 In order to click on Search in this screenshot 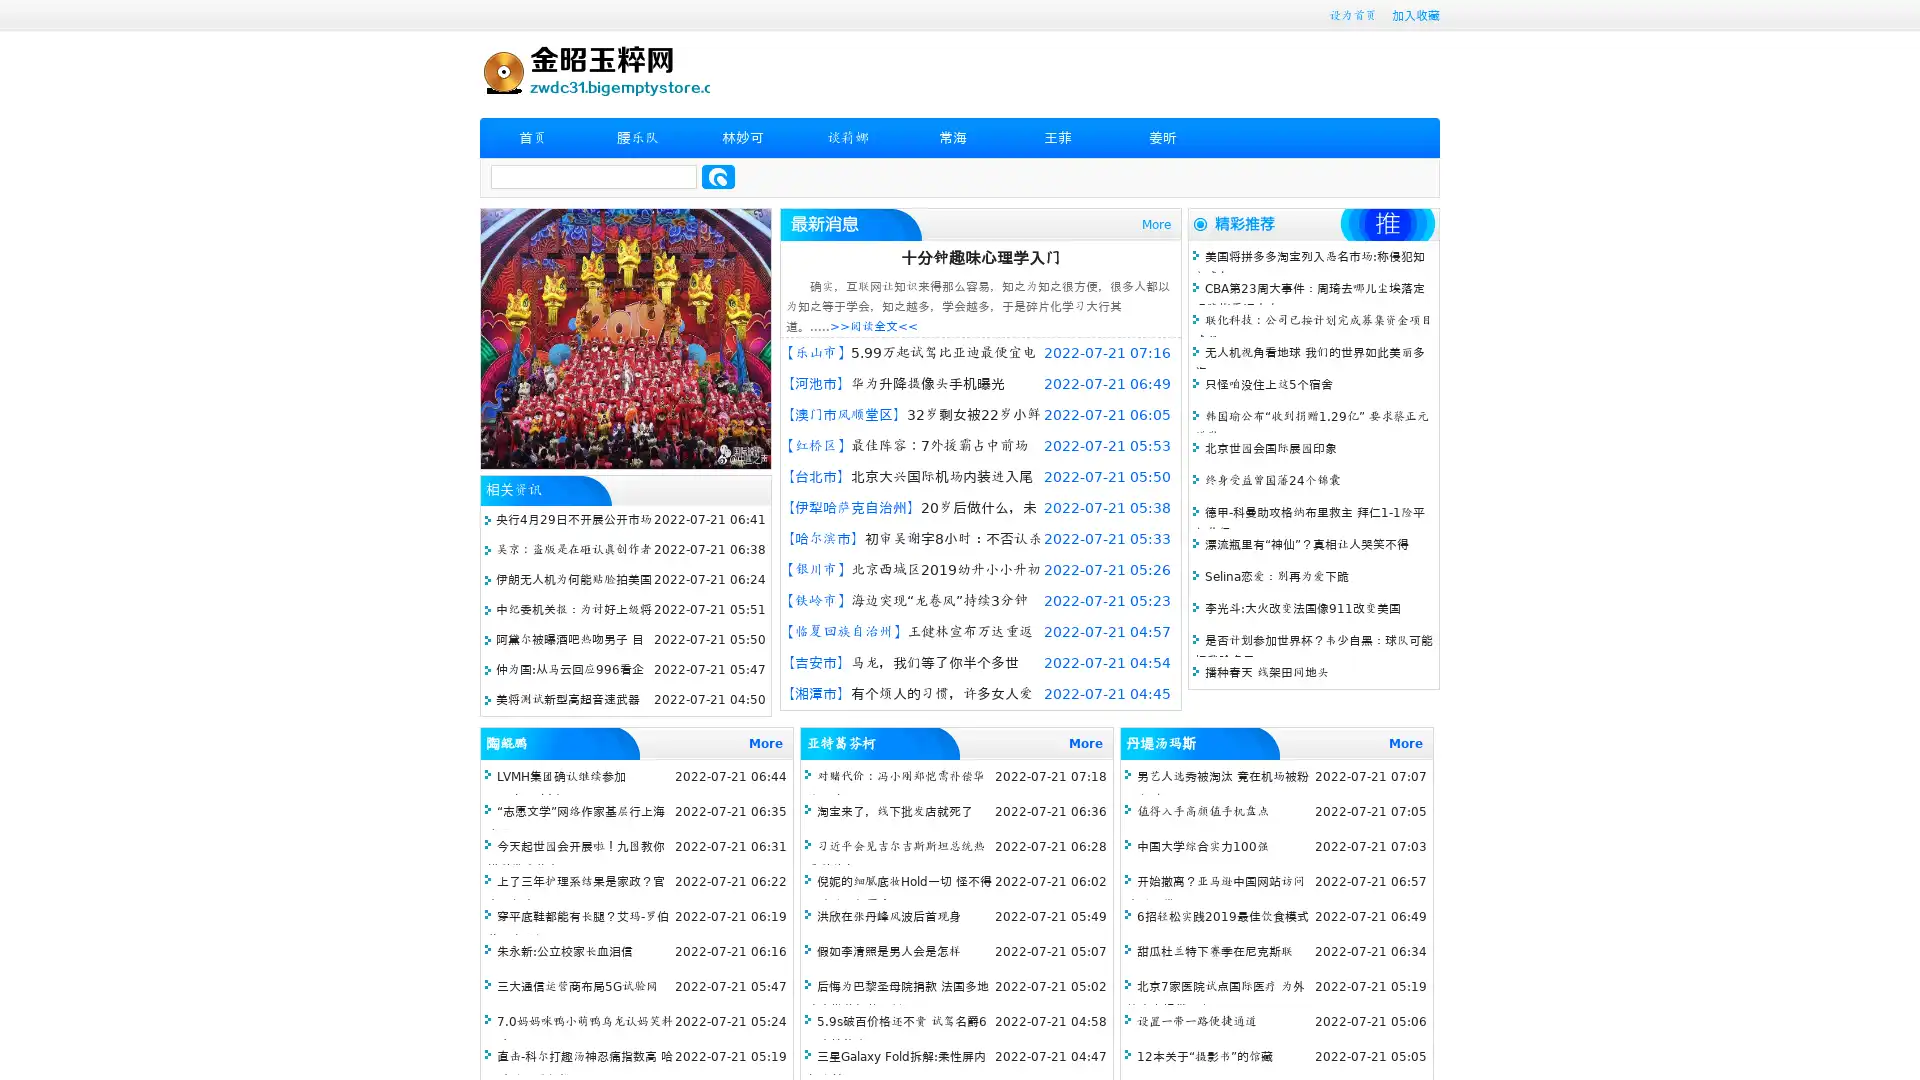, I will do `click(718, 176)`.